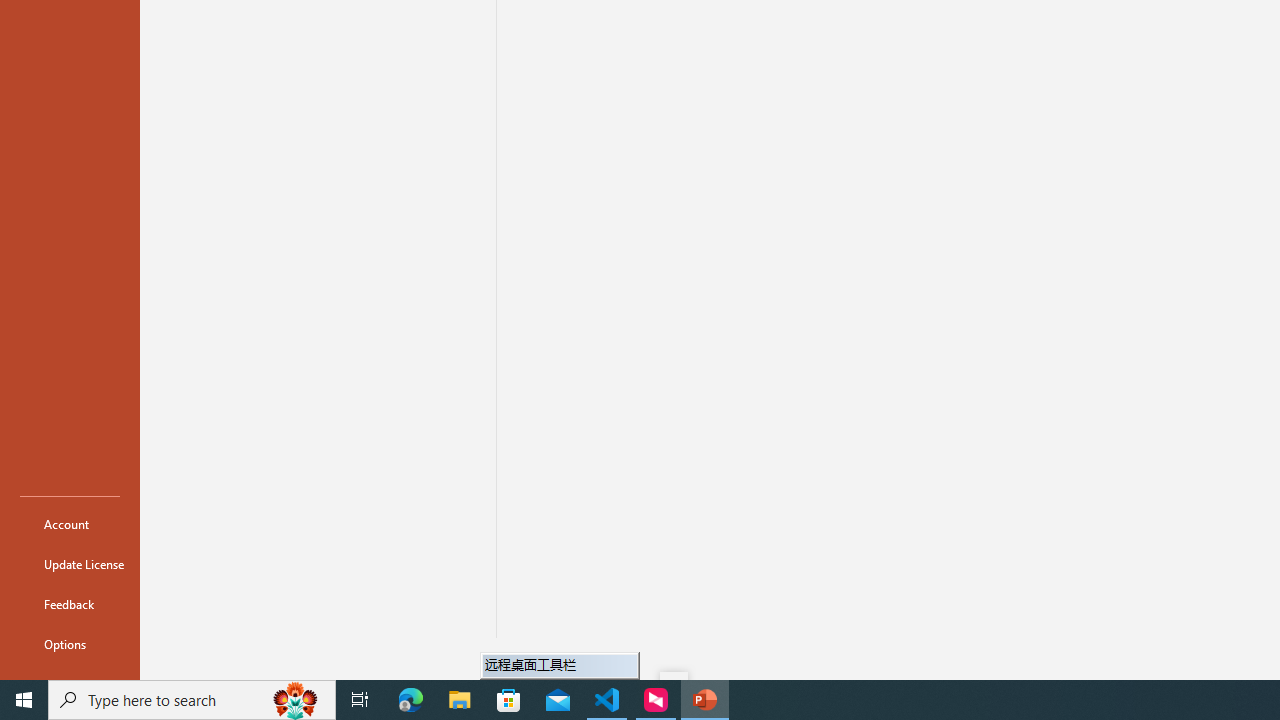 Image resolution: width=1280 pixels, height=720 pixels. Describe the element at coordinates (69, 603) in the screenshot. I see `'Feedback'` at that location.